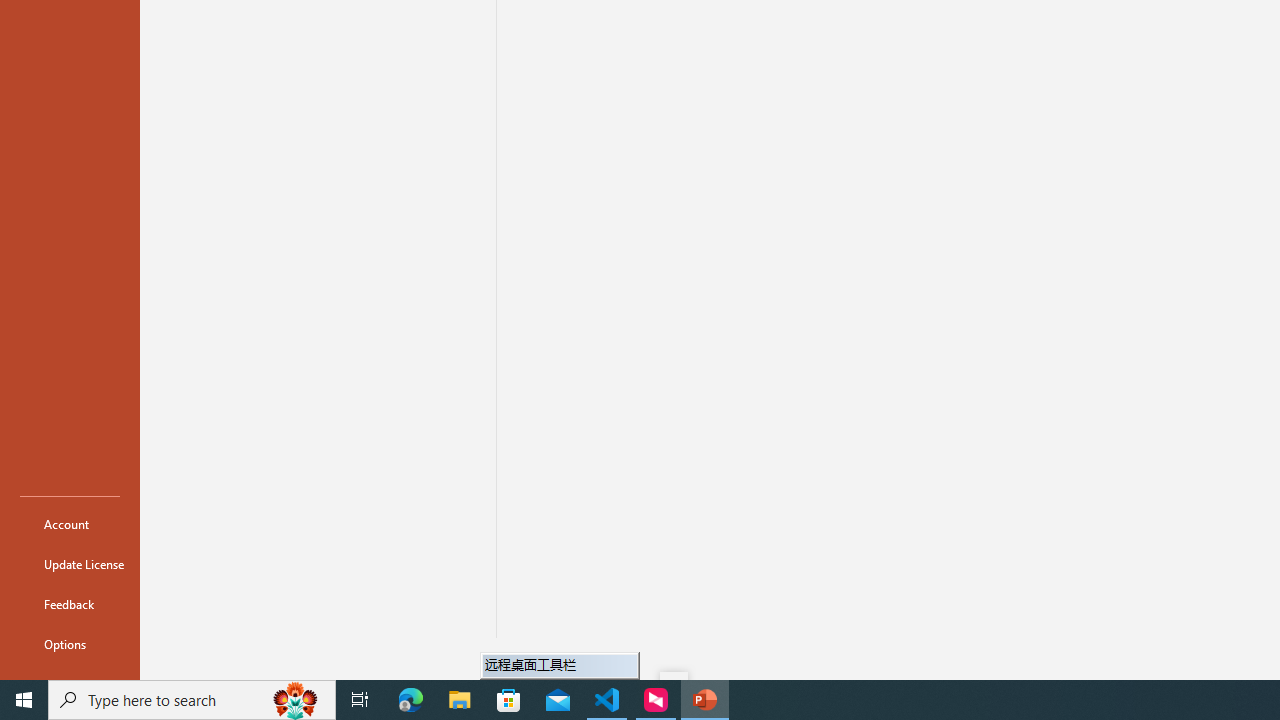 Image resolution: width=1280 pixels, height=720 pixels. Describe the element at coordinates (69, 603) in the screenshot. I see `'Feedback'` at that location.